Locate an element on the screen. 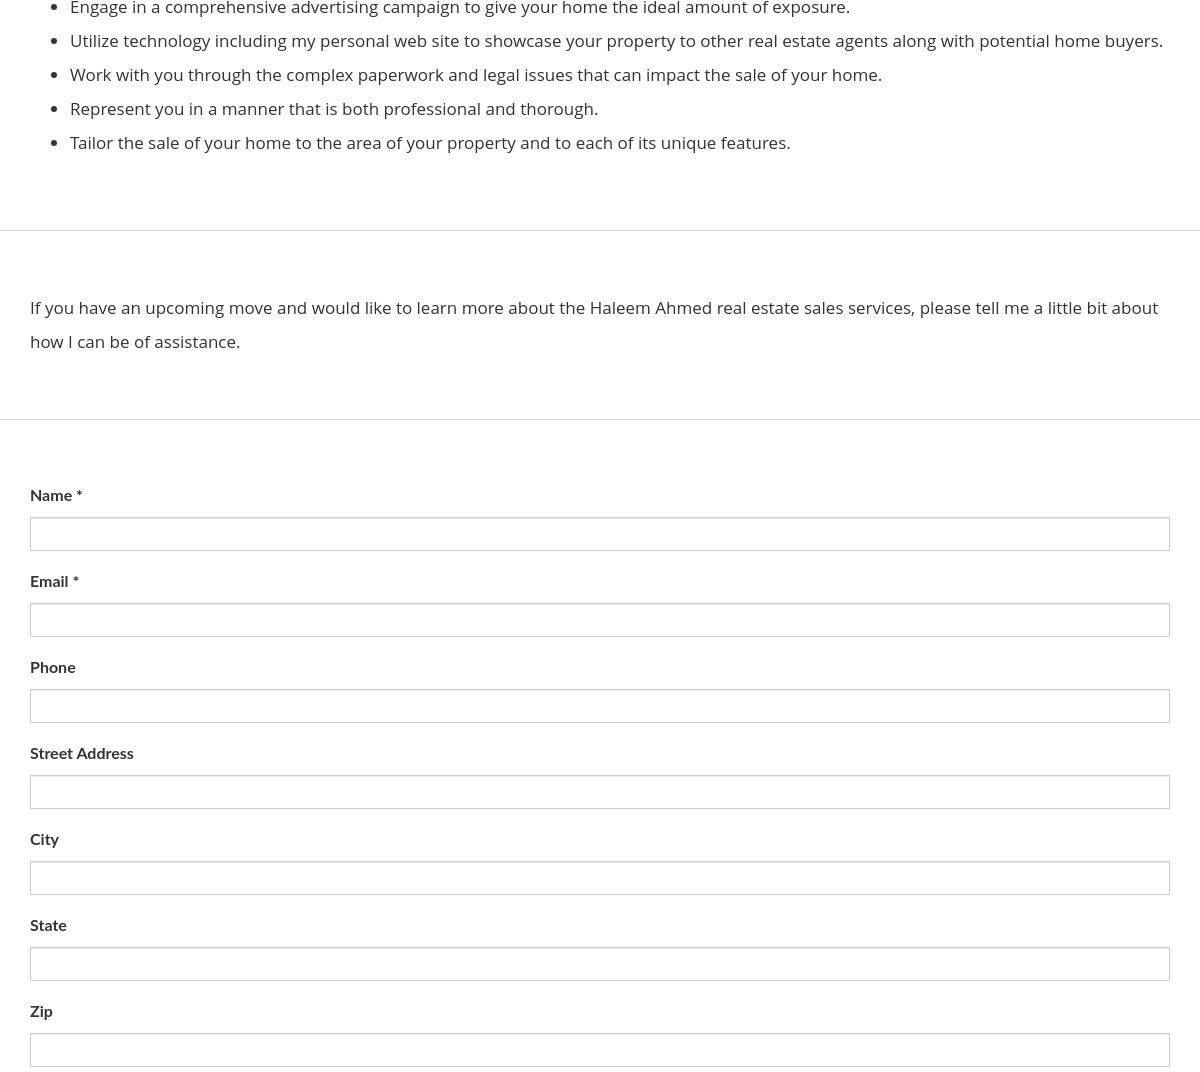 This screenshot has height=1072, width=1200. 'City' is located at coordinates (30, 839).